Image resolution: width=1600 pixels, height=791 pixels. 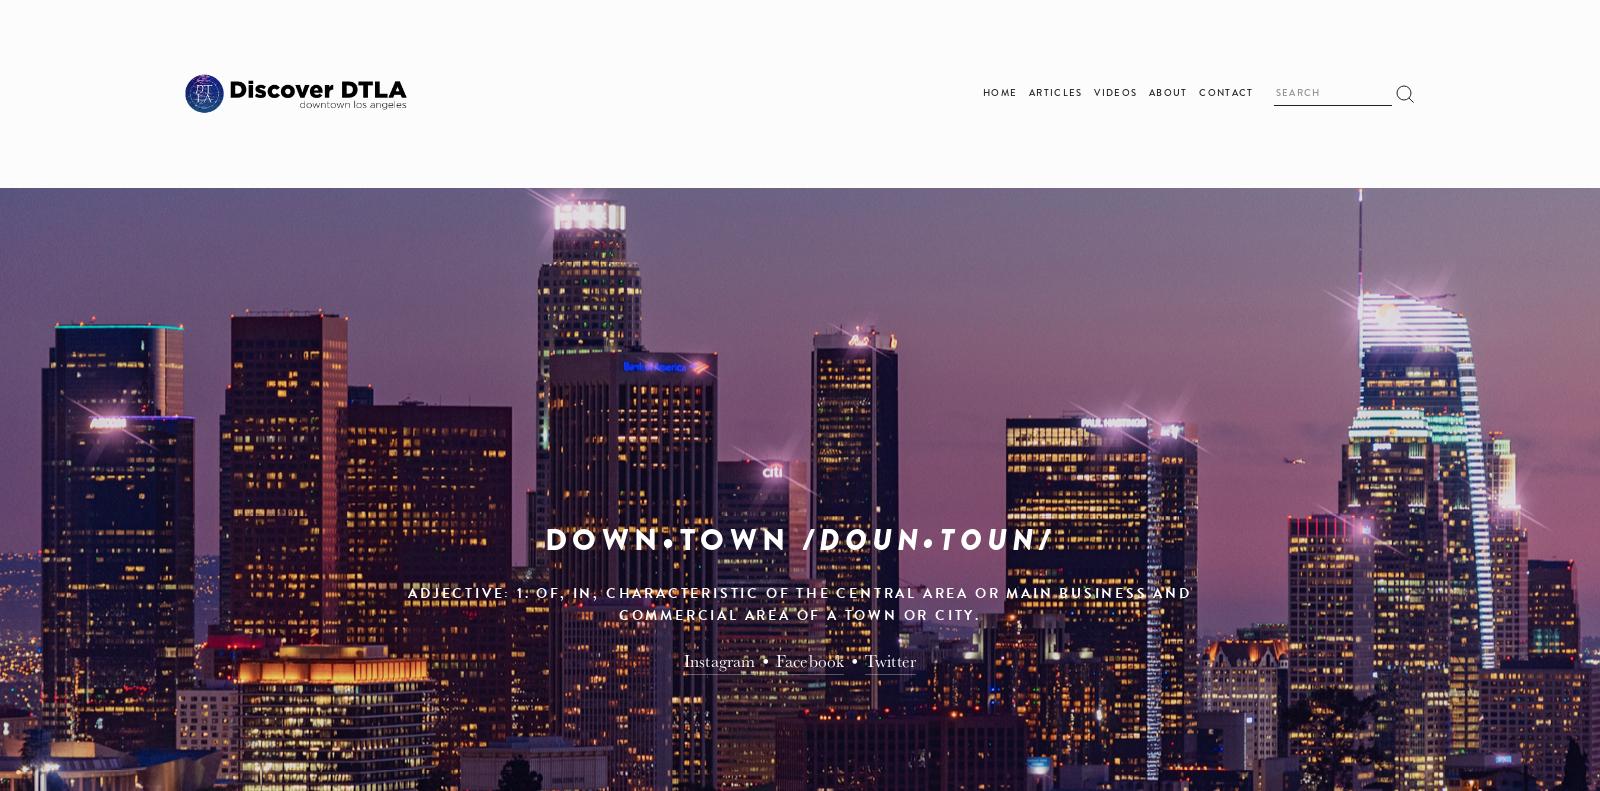 I want to click on 'Home', so click(x=998, y=93).